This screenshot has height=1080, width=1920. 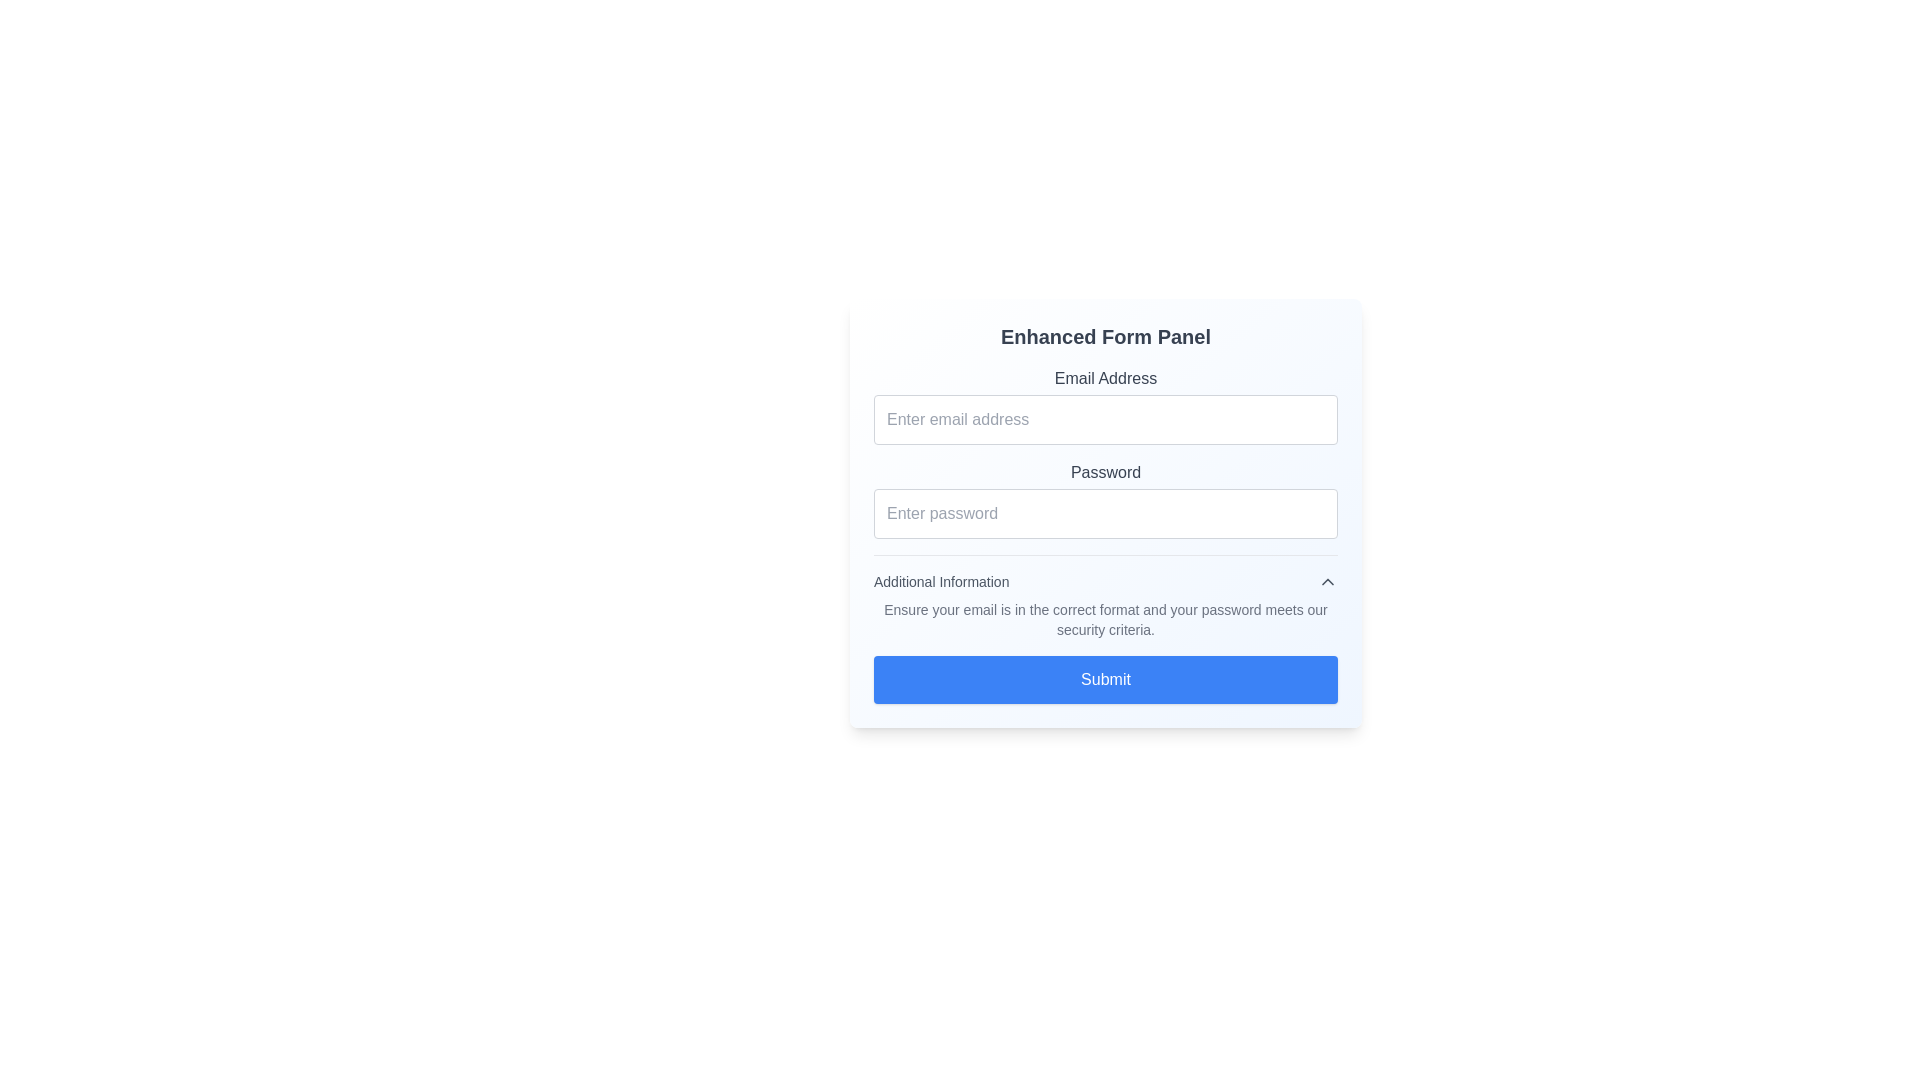 I want to click on the text label that reads 'Enhanced Form Panel', which is prominently displayed in bold and dark grey, located above the 'Email Address' label and input field, so click(x=1104, y=335).